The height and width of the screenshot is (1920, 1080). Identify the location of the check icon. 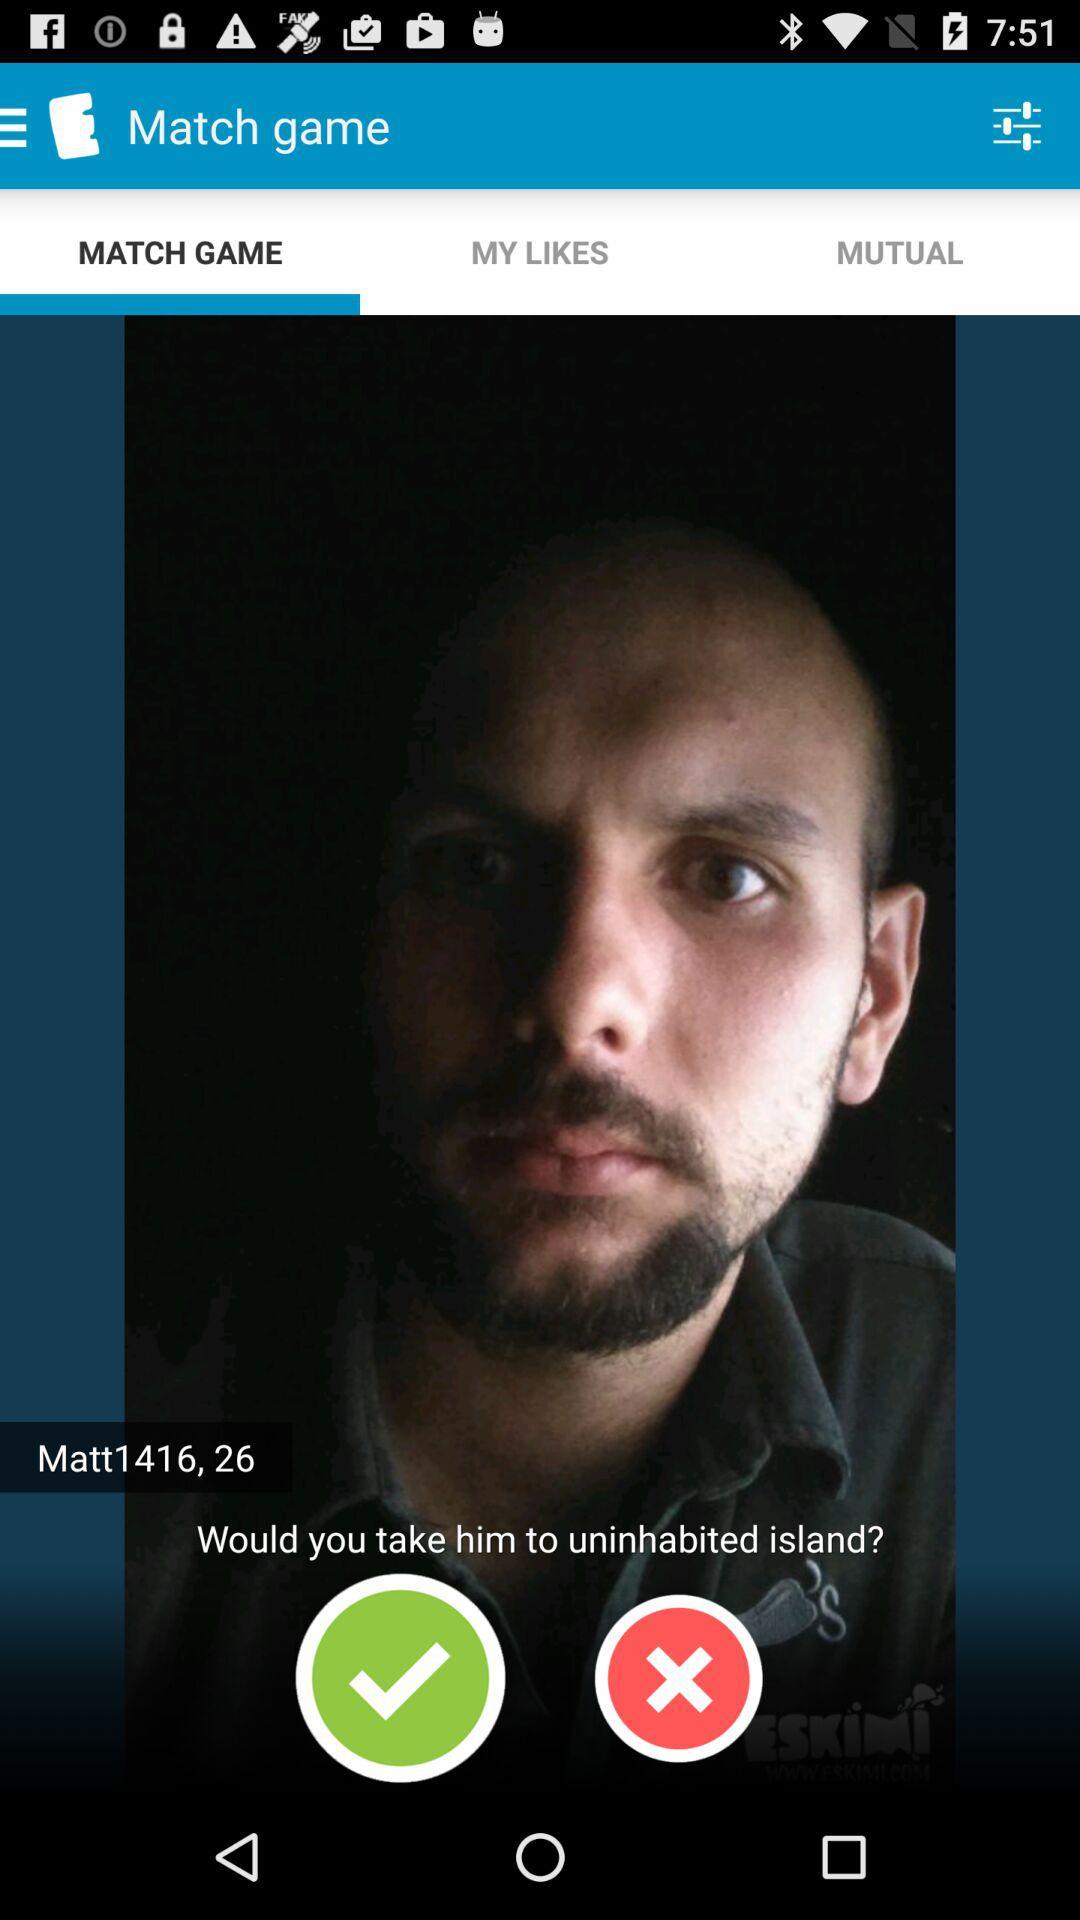
(400, 1796).